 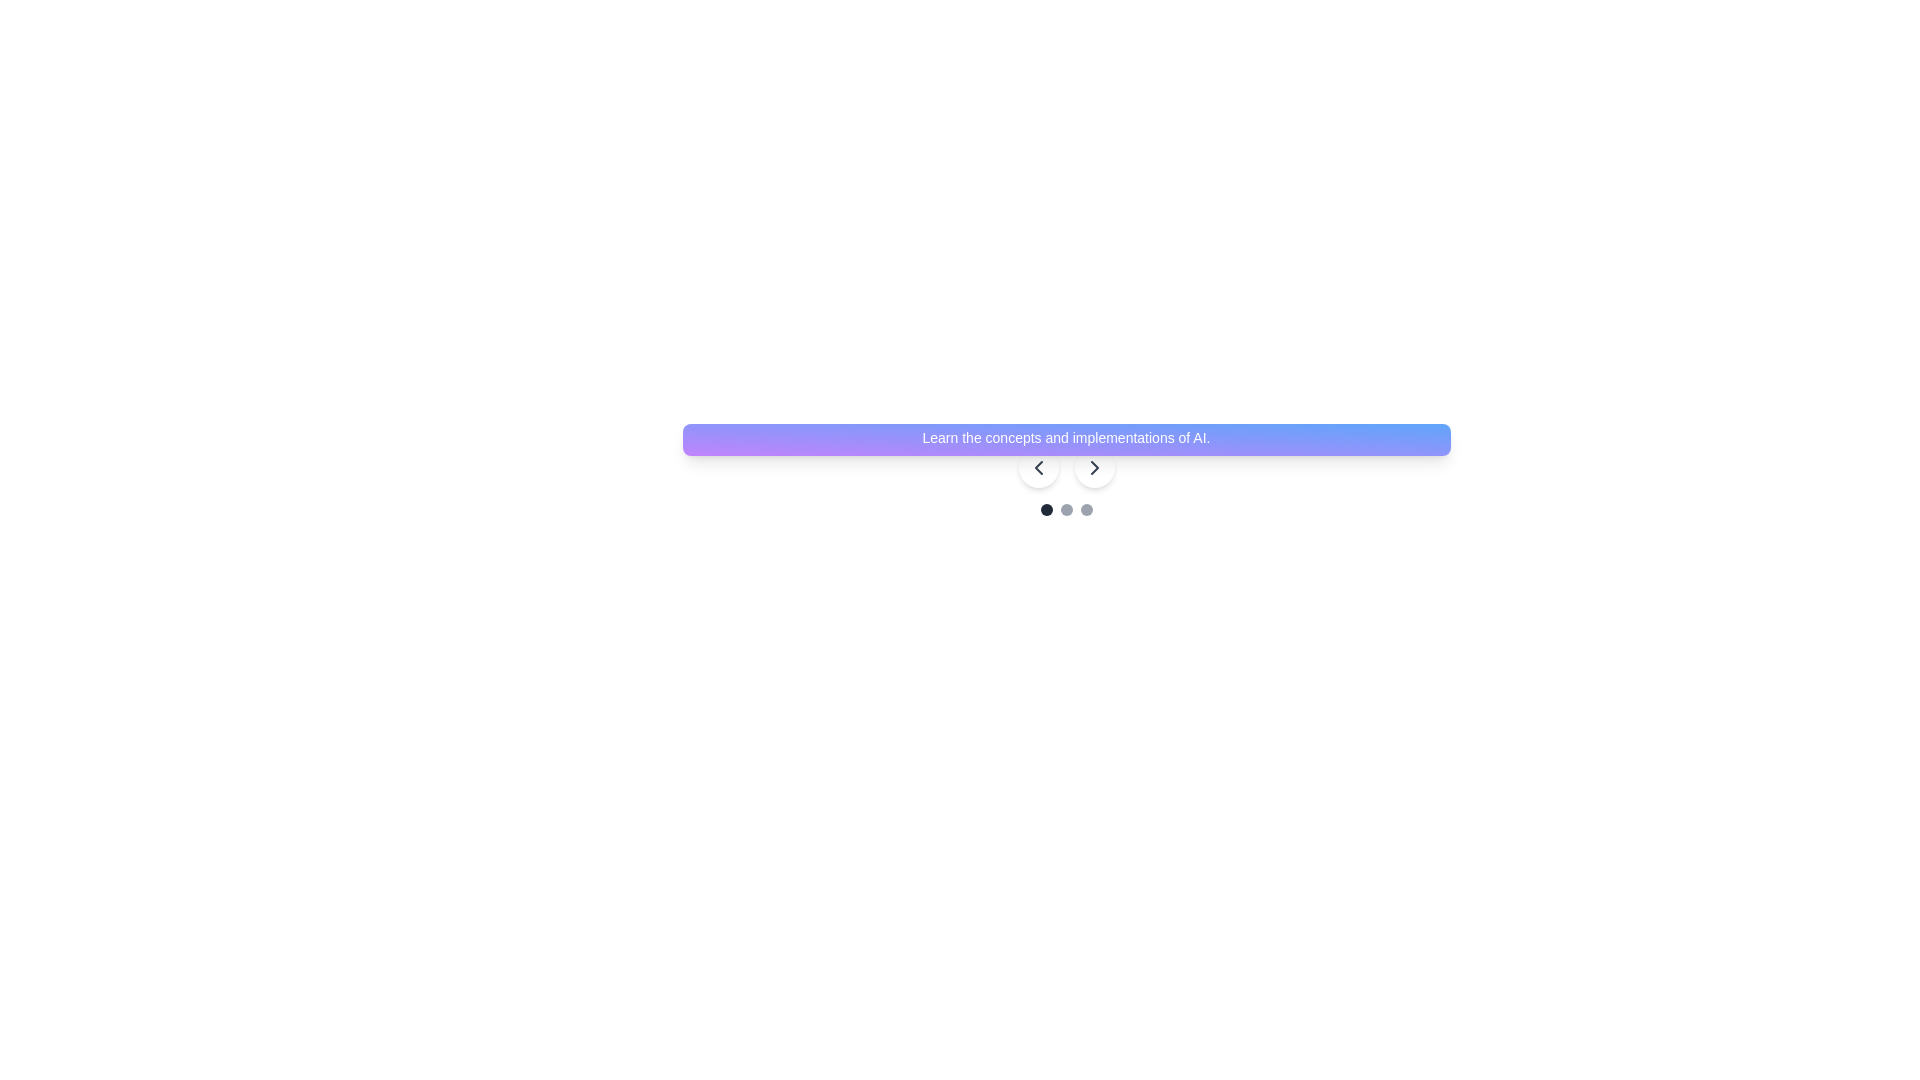 I want to click on the leftward-pointing chevron navigational button that is part of the navigation control, located at the left side of a group of navigation buttons near the center of the UI layout, so click(x=1038, y=467).